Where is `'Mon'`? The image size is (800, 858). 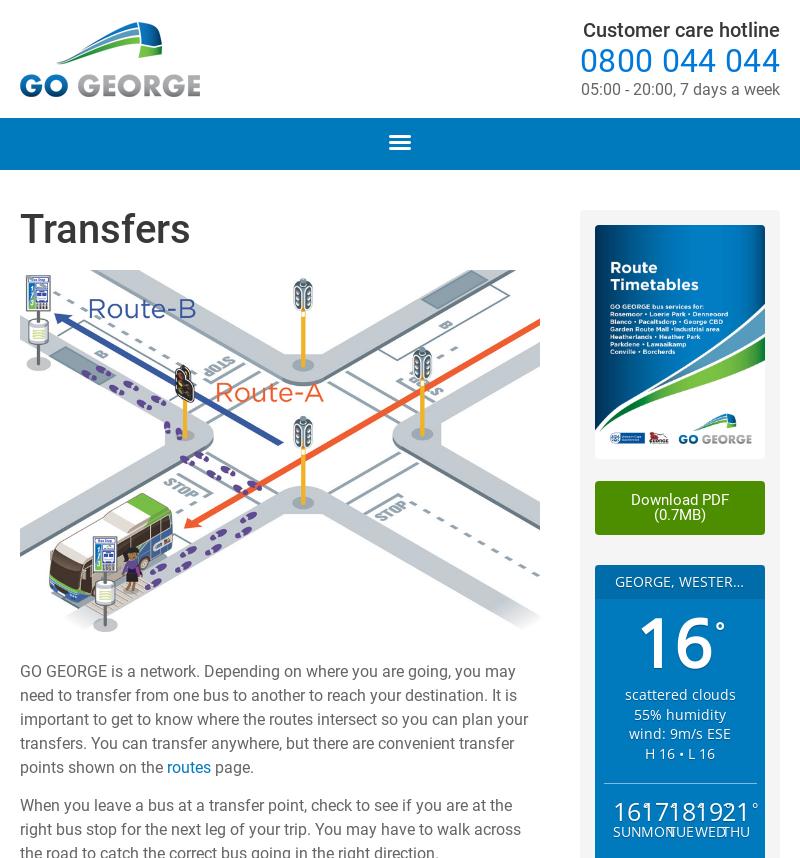 'Mon' is located at coordinates (639, 830).